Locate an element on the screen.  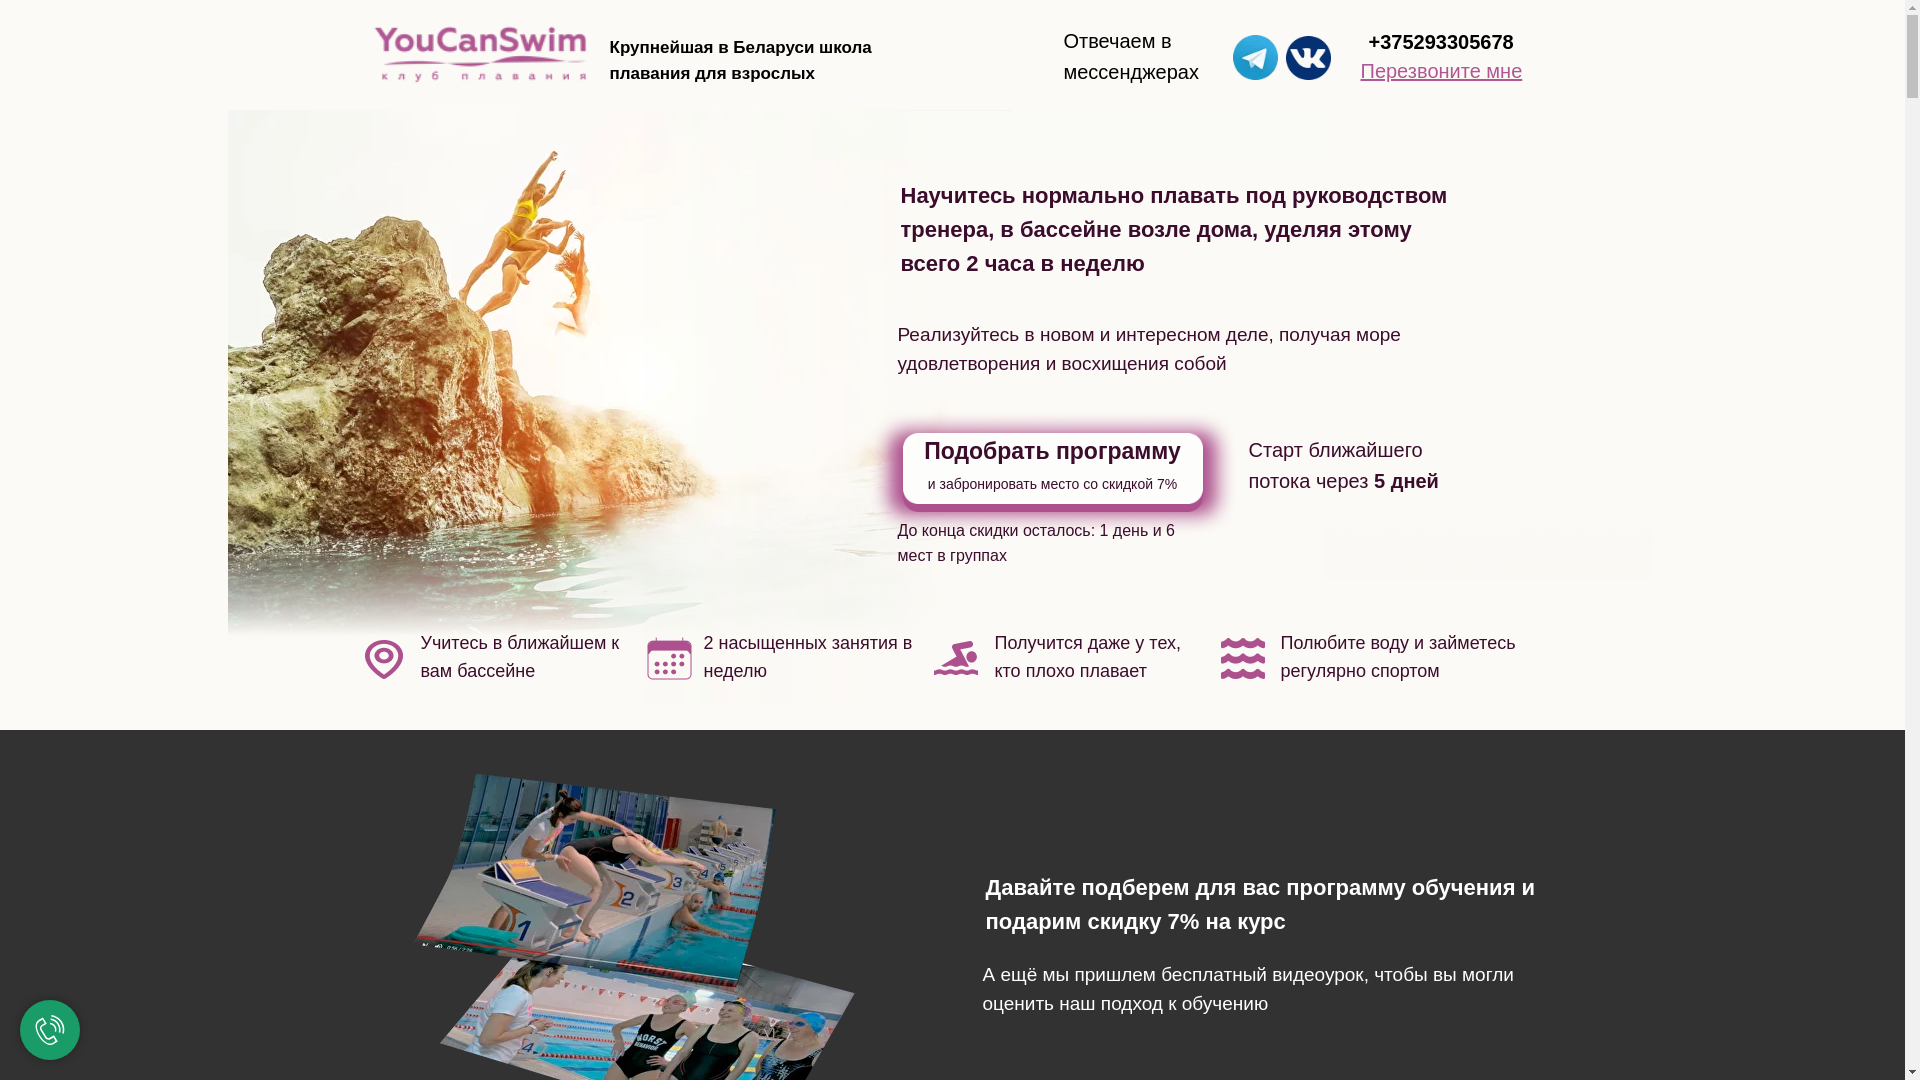
'+375293305678' is located at coordinates (1440, 42).